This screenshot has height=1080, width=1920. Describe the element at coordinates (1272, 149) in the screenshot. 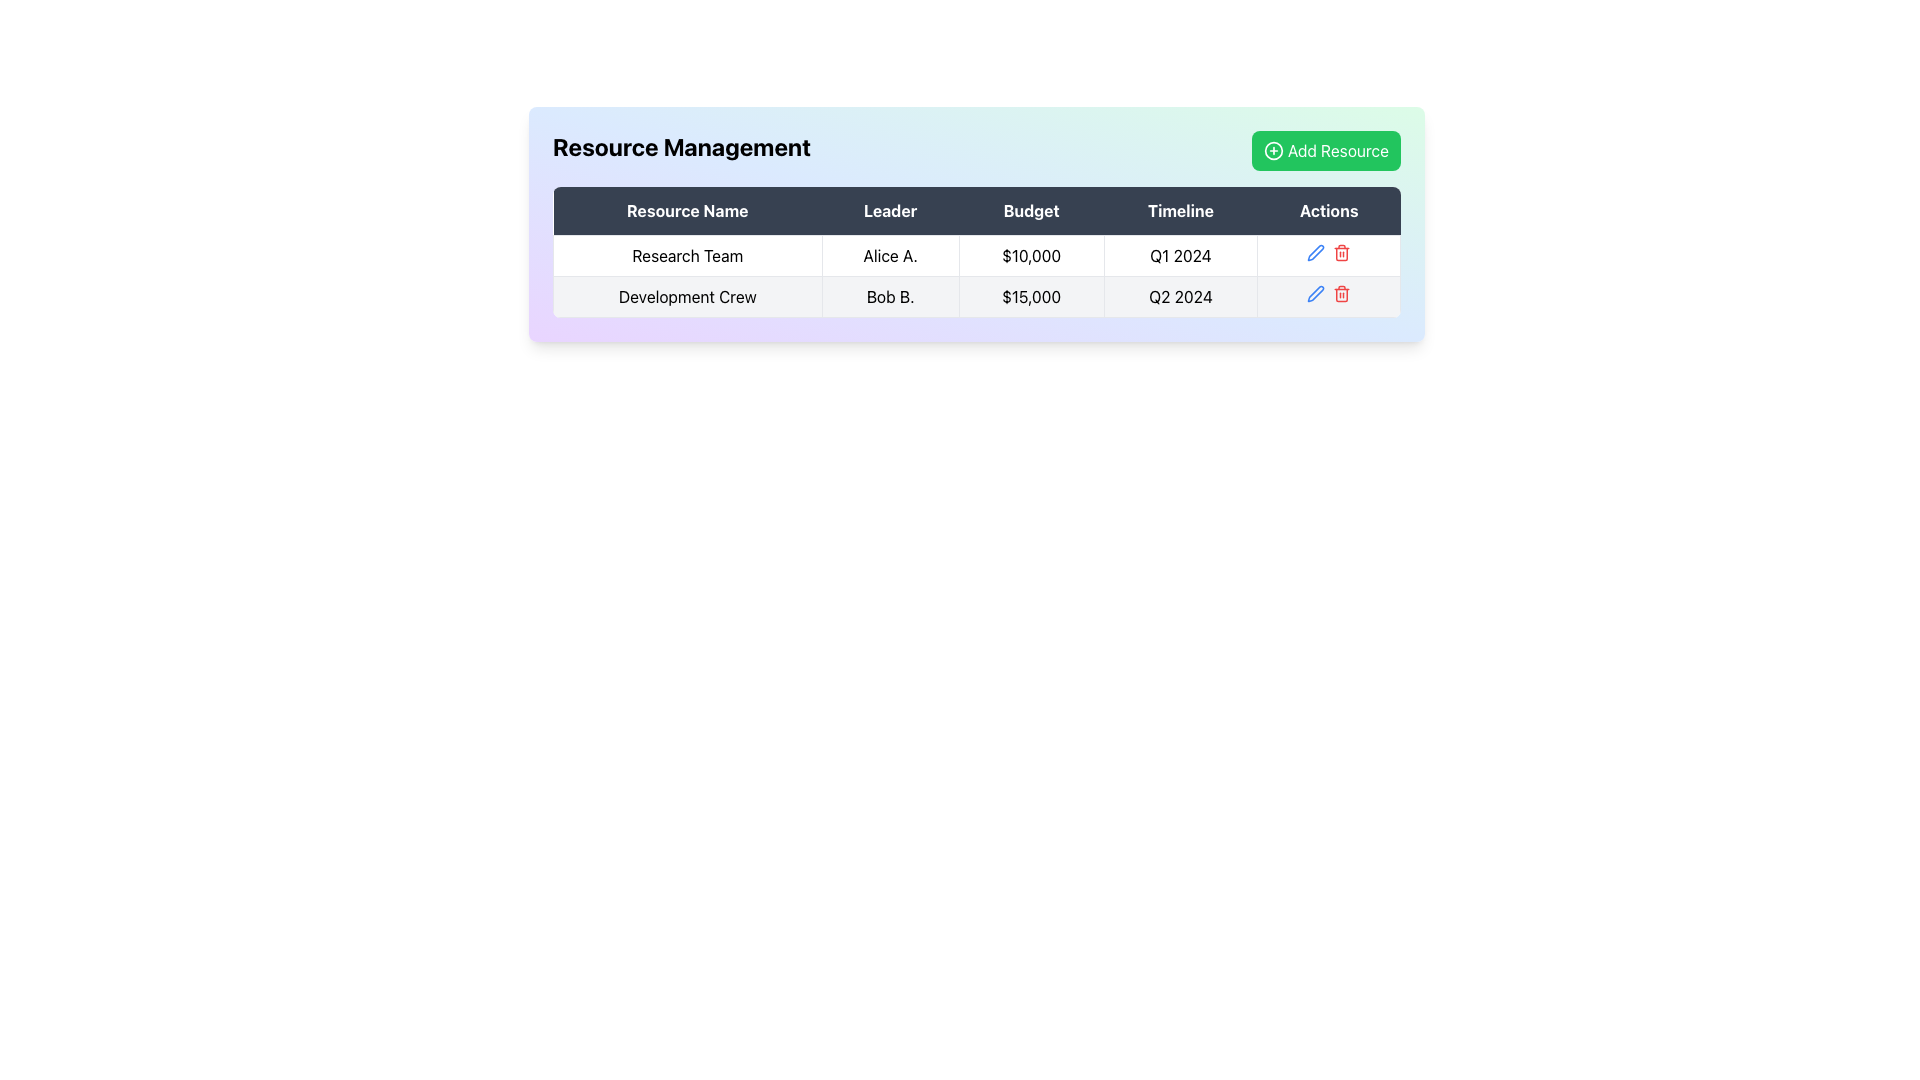

I see `the circular '+' icon with a green background and white border, part of the 'Add Resource' button located in the top-right corner of the table header` at that location.